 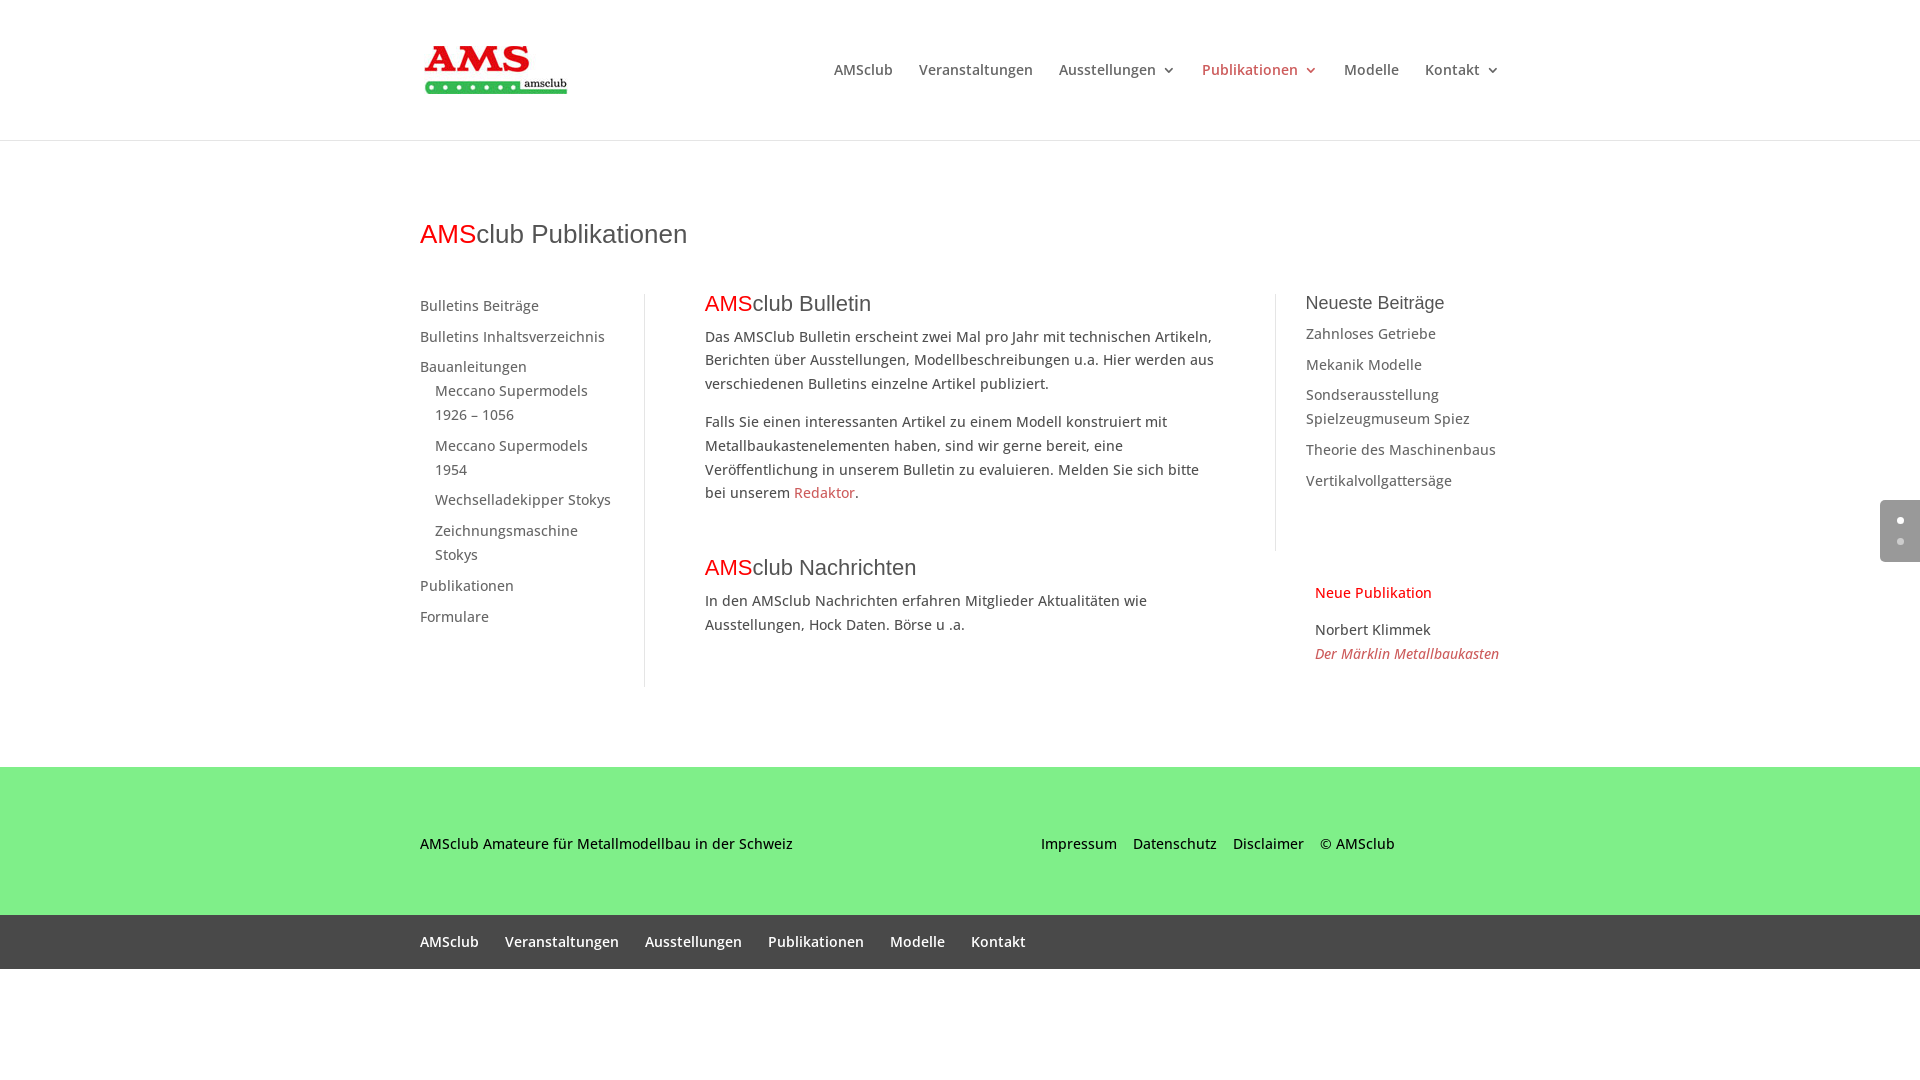 I want to click on 'Kontakt', so click(x=998, y=941).